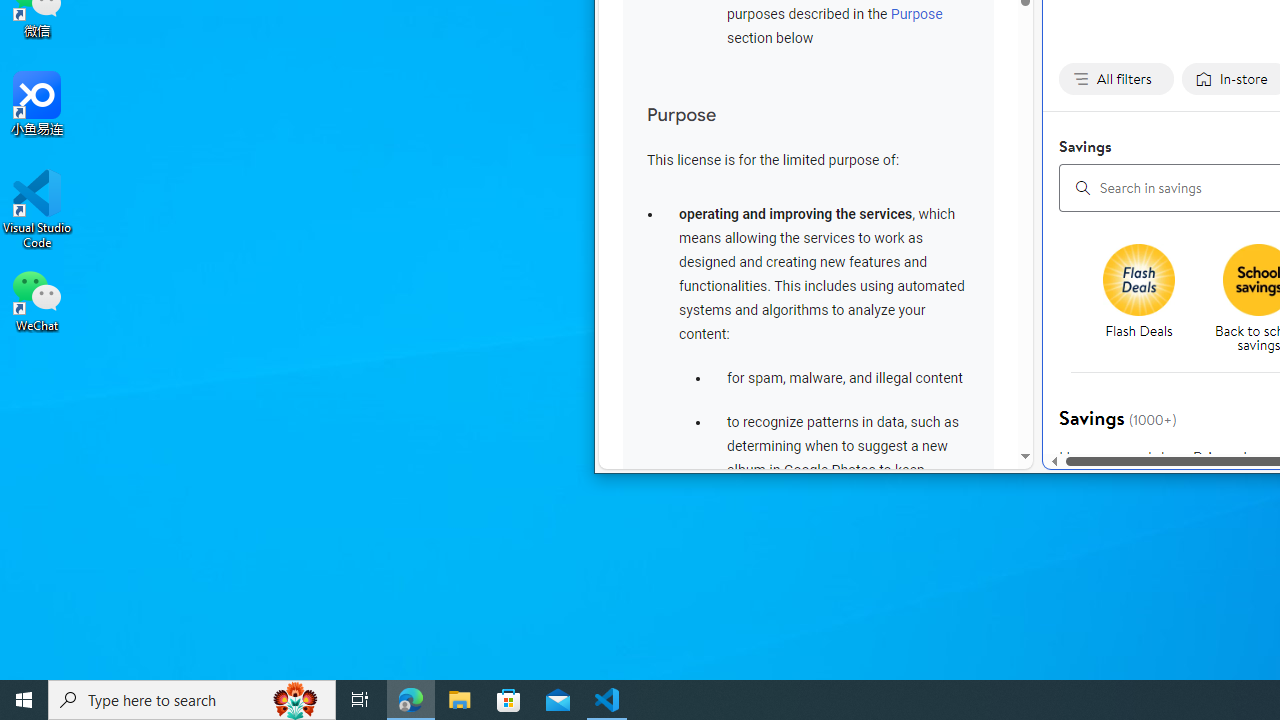  I want to click on 'Flash deals', so click(1139, 280).